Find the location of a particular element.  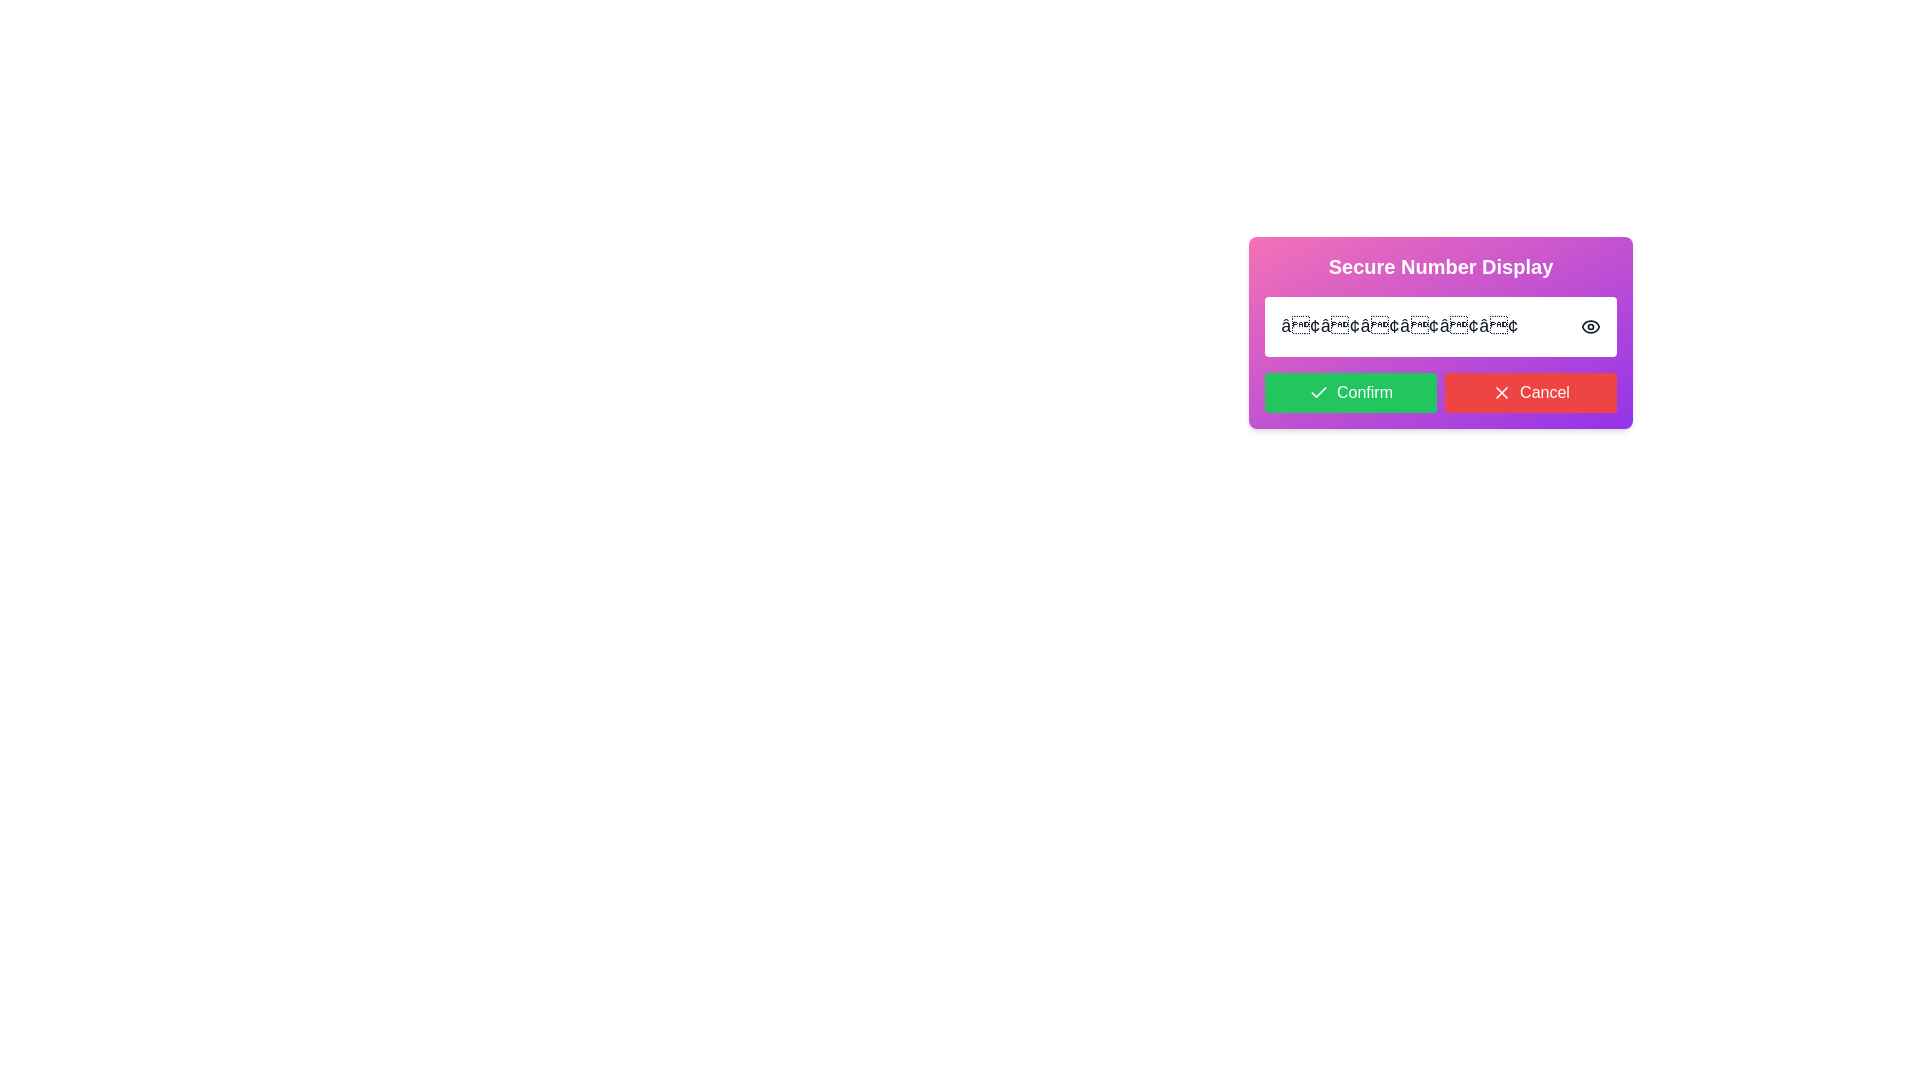

the cancel button located to the right of the green 'Confirm' button in the control panel to change its color is located at coordinates (1530, 393).